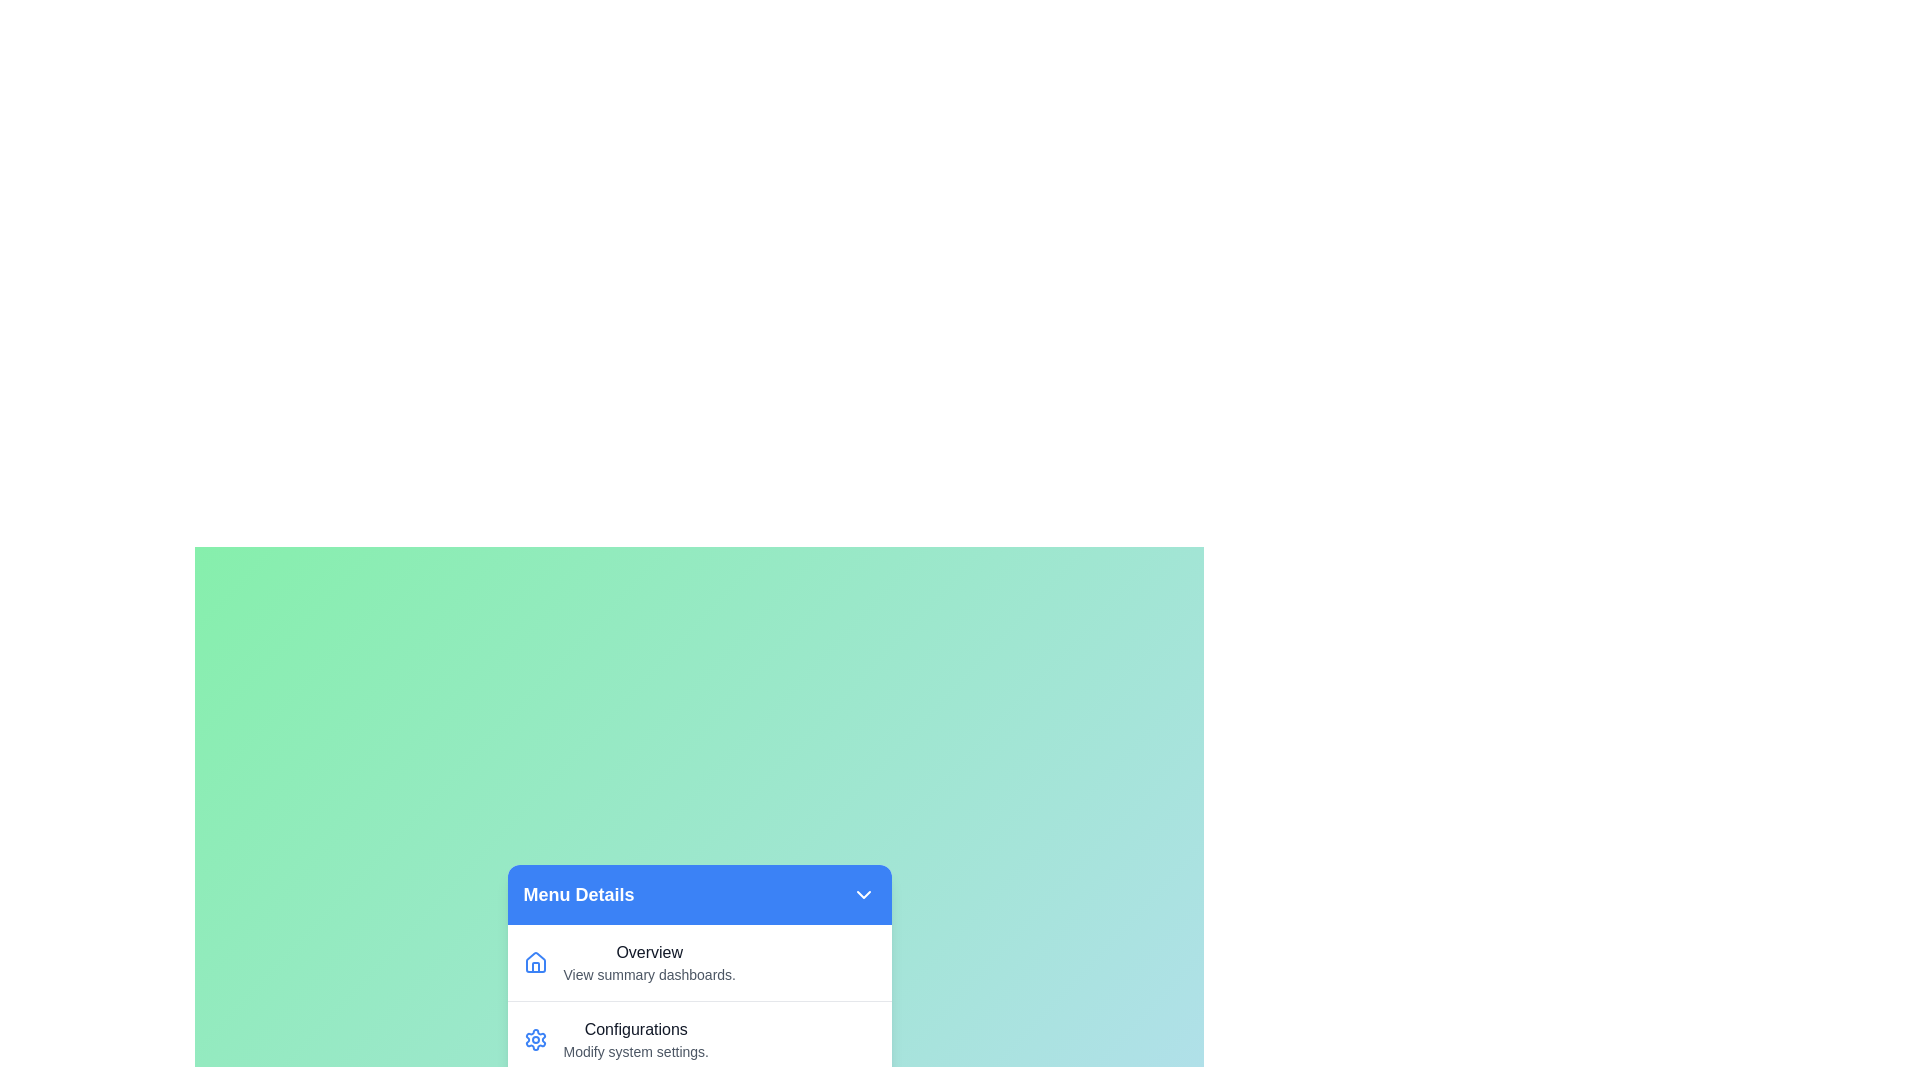 Image resolution: width=1920 pixels, height=1080 pixels. I want to click on the menu item labeled Overview to read its description, so click(699, 962).